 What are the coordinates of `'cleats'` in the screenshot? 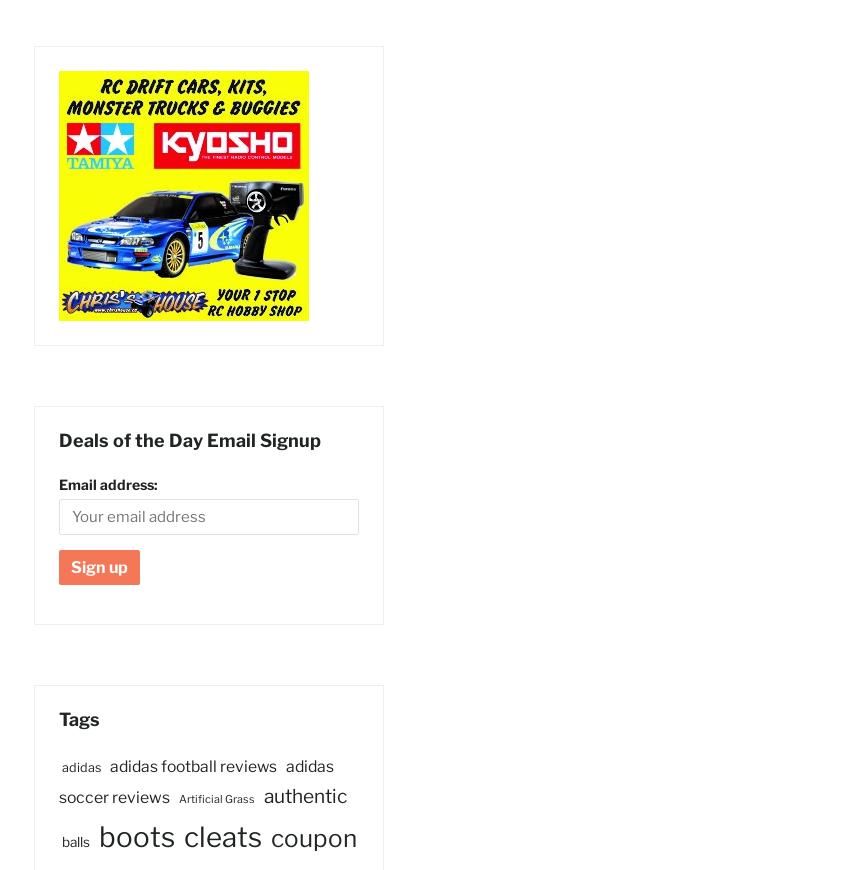 It's located at (223, 835).